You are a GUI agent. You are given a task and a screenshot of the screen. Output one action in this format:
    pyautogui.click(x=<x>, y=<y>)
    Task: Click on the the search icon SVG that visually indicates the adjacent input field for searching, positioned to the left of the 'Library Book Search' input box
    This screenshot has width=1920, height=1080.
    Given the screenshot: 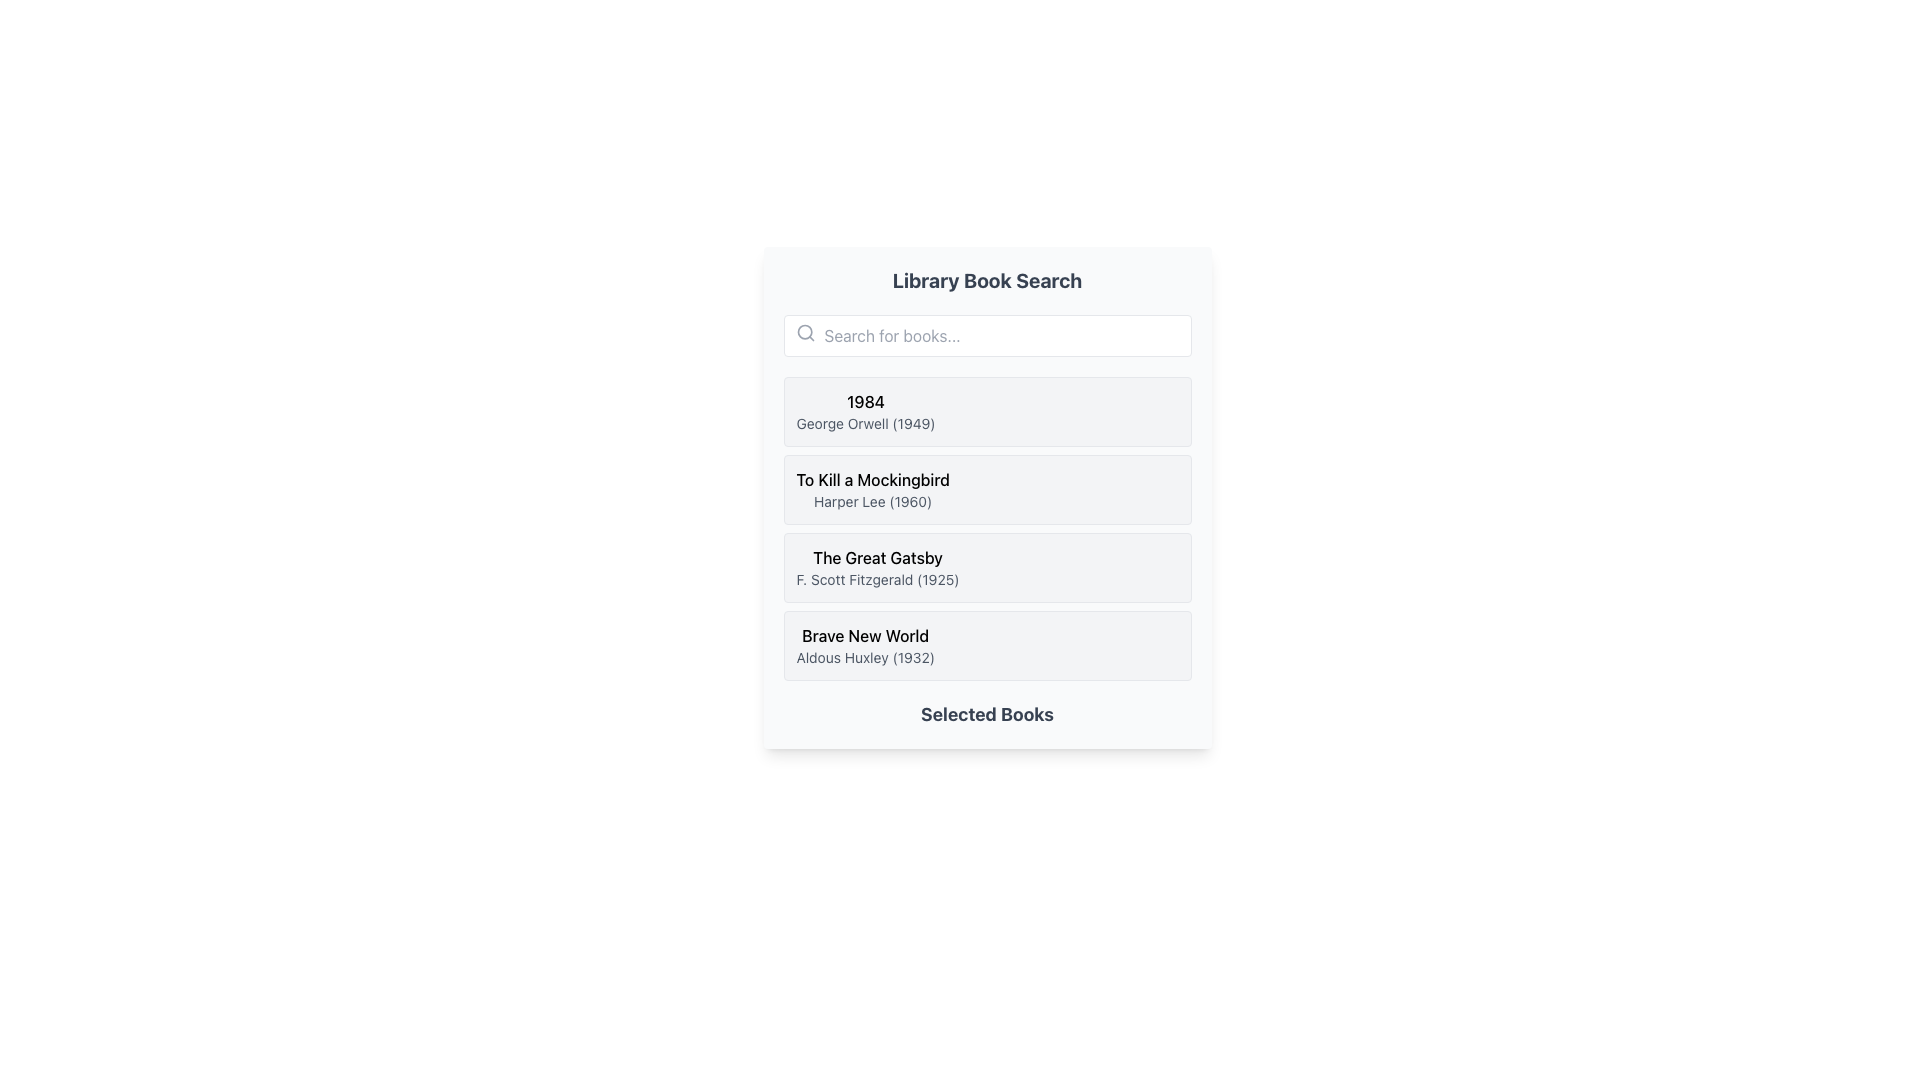 What is the action you would take?
    pyautogui.click(x=805, y=331)
    